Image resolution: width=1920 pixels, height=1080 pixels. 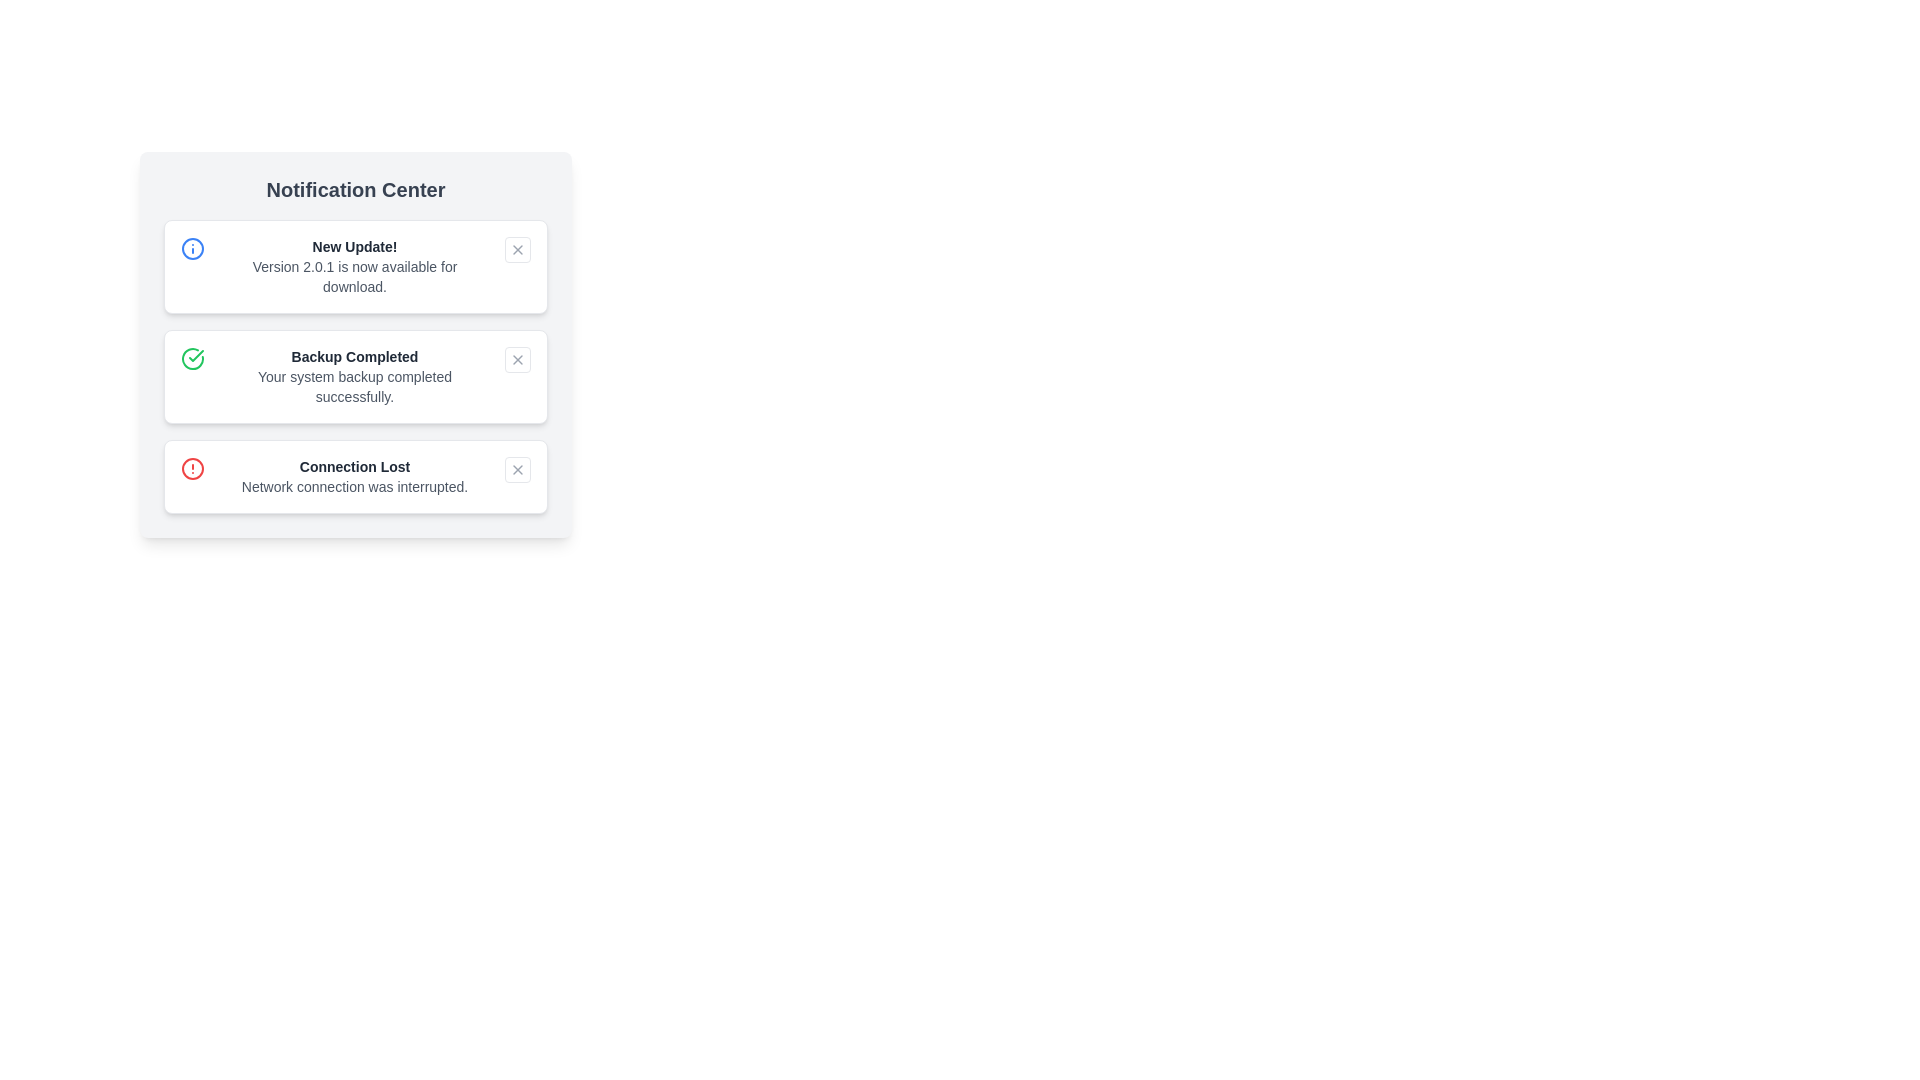 What do you see at coordinates (355, 486) in the screenshot?
I see `the informative message text that indicates an issue with the network connection, located under the heading 'Connection Lost' in the notification card` at bounding box center [355, 486].